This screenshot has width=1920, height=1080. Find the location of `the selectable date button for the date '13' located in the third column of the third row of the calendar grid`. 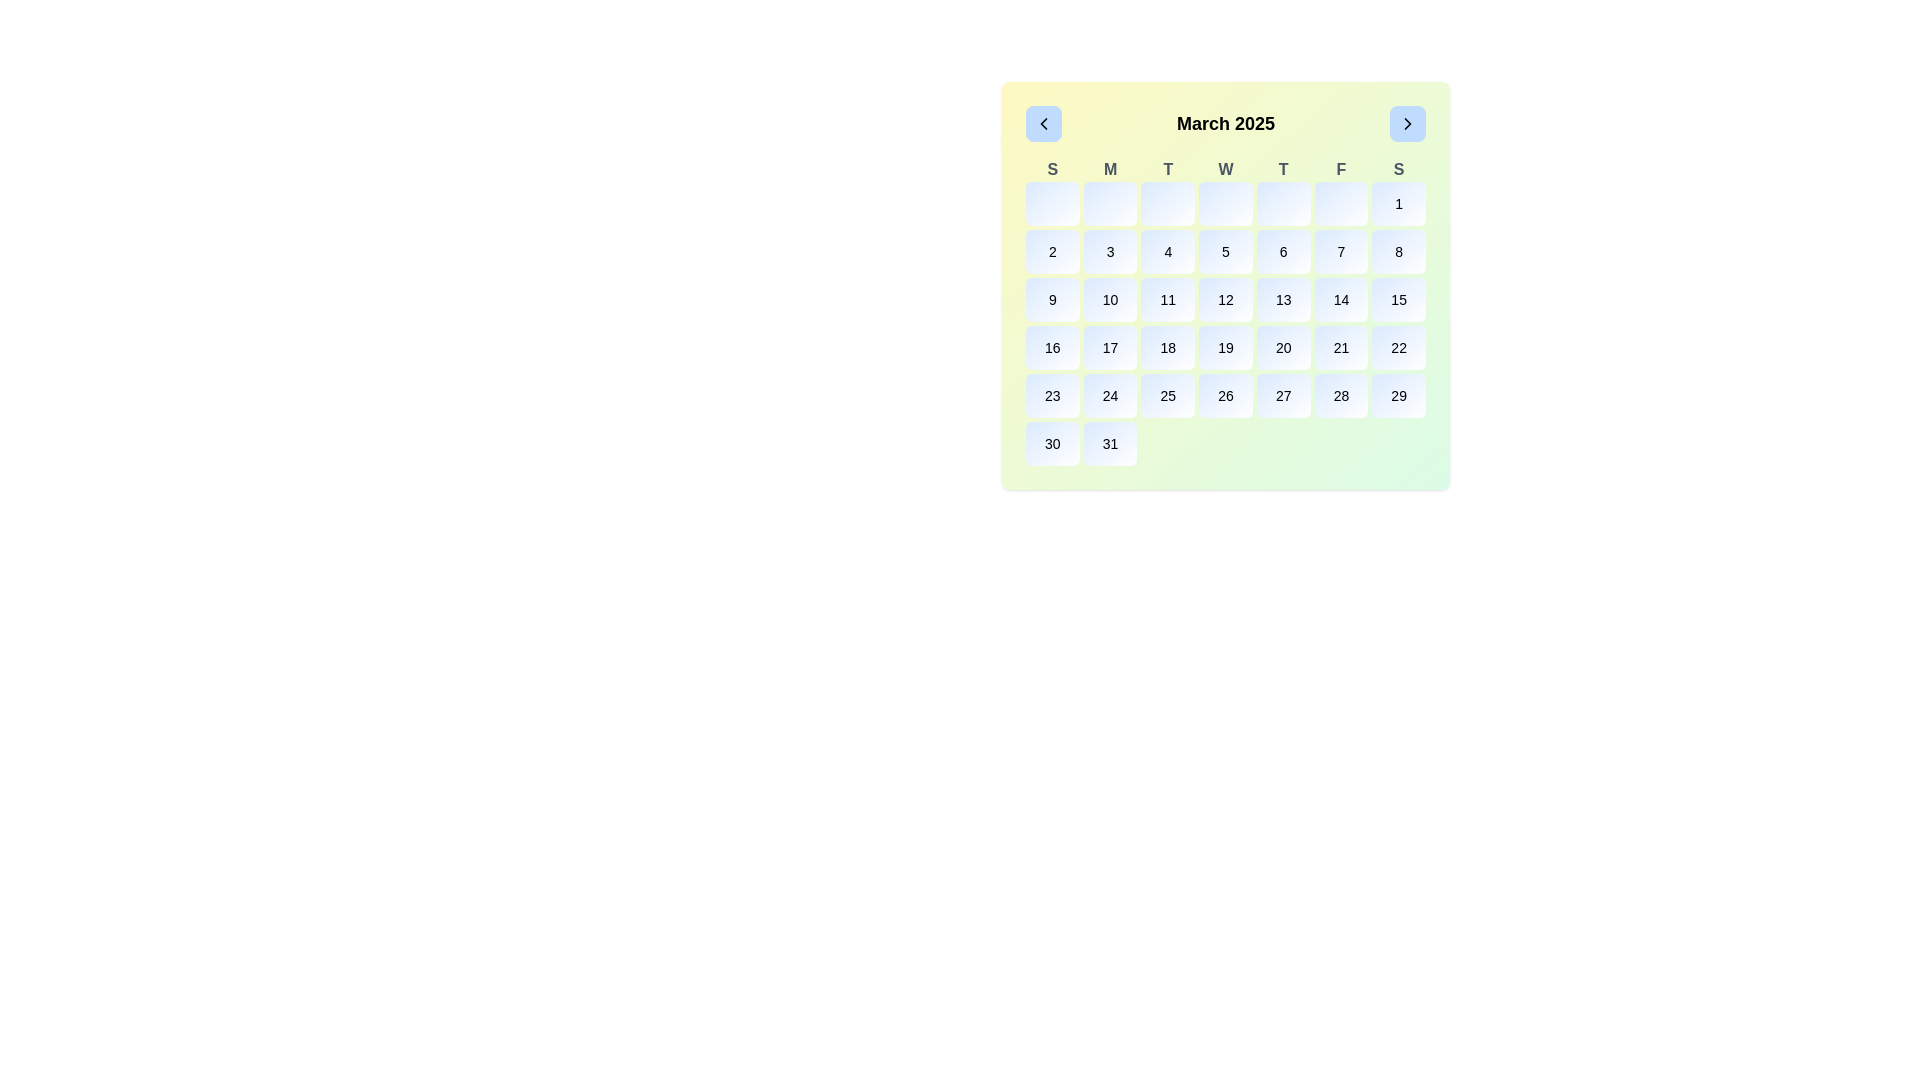

the selectable date button for the date '13' located in the third column of the third row of the calendar grid is located at coordinates (1283, 300).